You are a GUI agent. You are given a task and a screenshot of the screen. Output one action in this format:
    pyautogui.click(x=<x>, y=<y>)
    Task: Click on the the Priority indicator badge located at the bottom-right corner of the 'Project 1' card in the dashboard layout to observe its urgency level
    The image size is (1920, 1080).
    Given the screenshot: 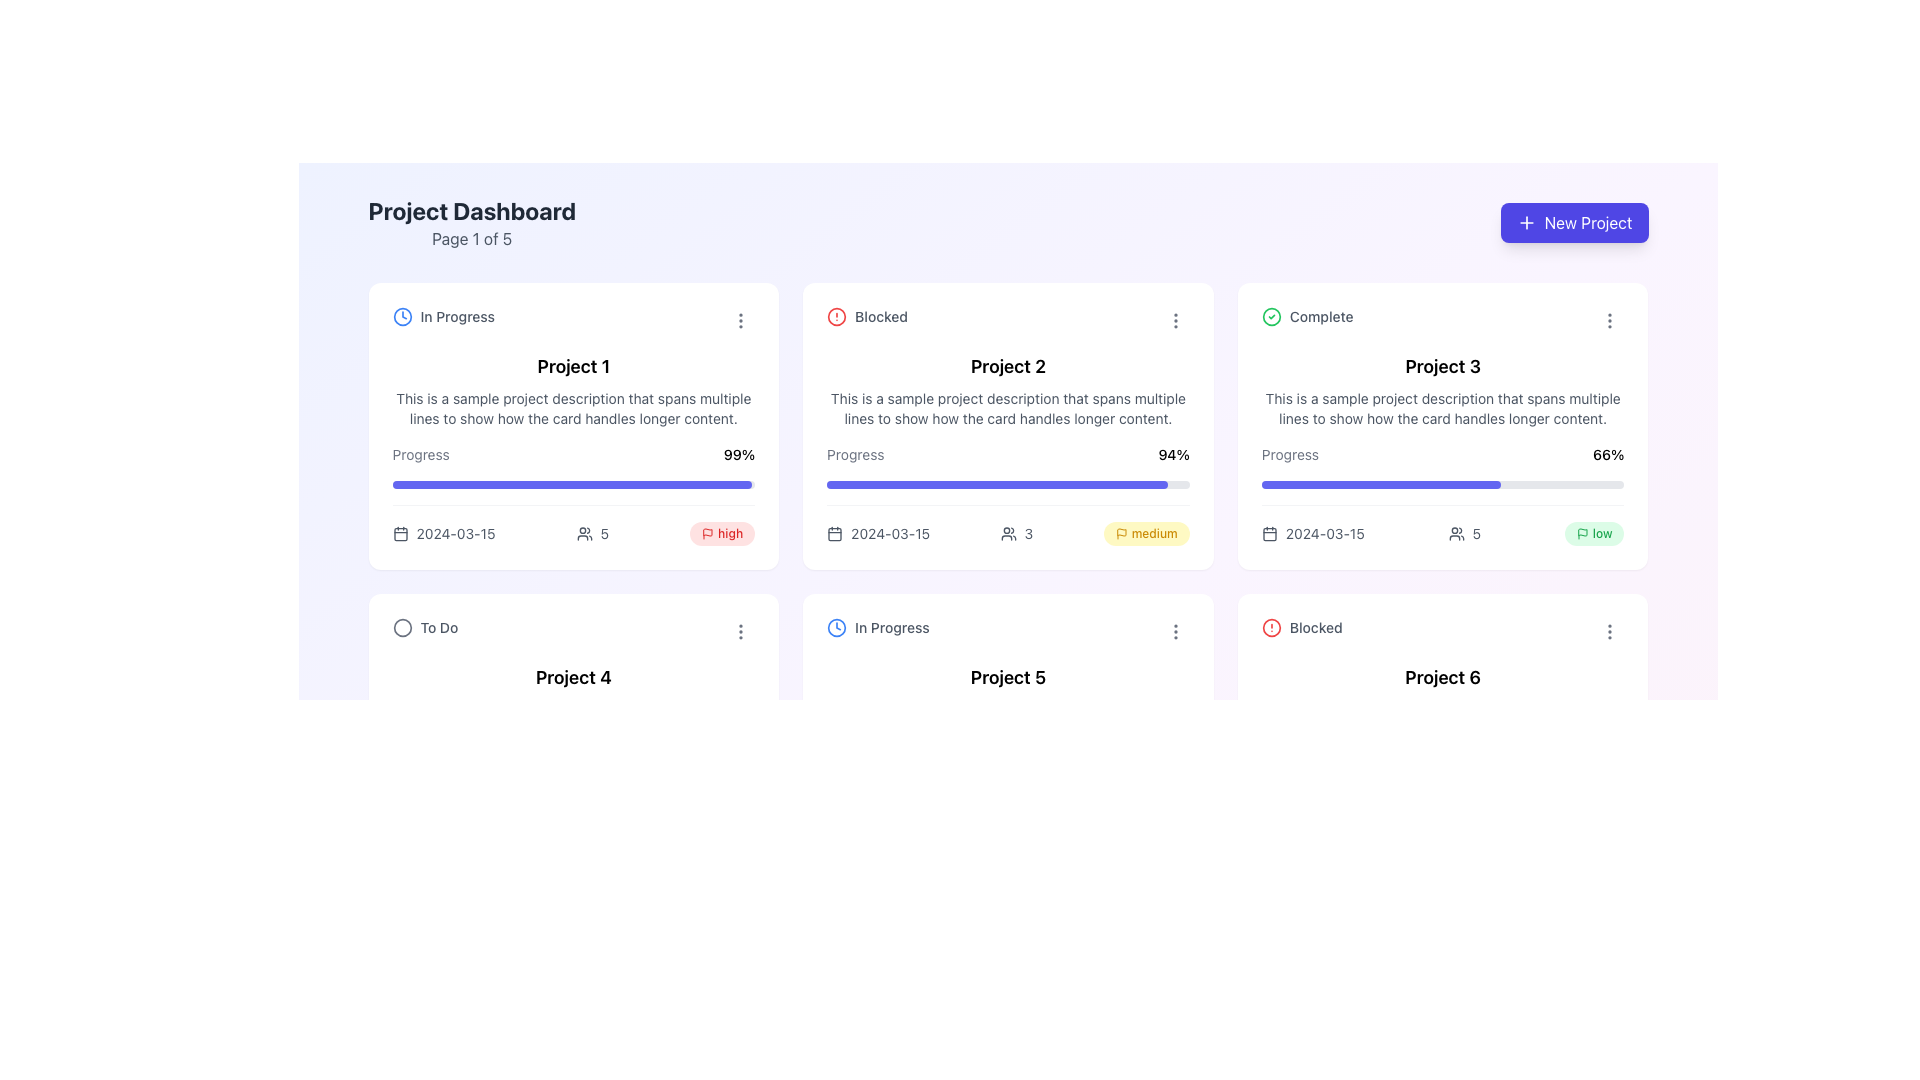 What is the action you would take?
    pyautogui.click(x=721, y=532)
    